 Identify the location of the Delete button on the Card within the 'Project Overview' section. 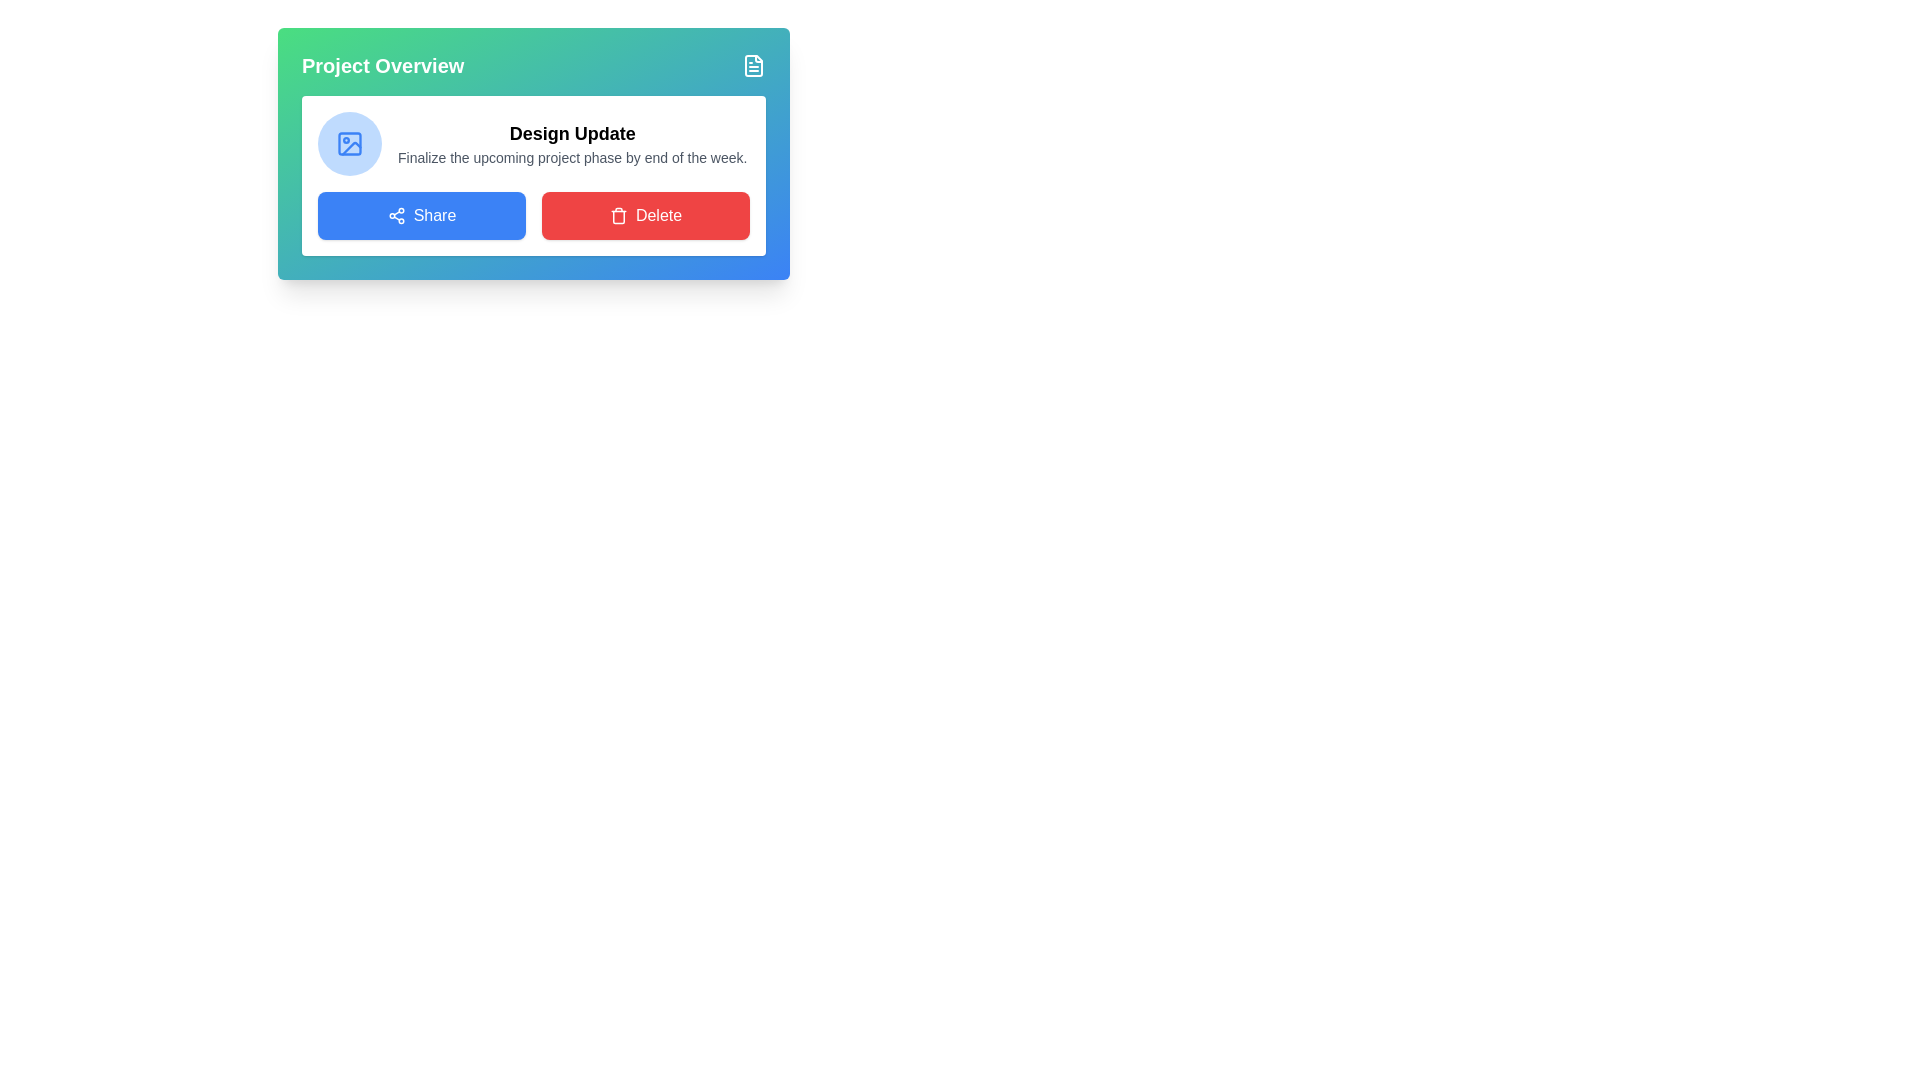
(533, 175).